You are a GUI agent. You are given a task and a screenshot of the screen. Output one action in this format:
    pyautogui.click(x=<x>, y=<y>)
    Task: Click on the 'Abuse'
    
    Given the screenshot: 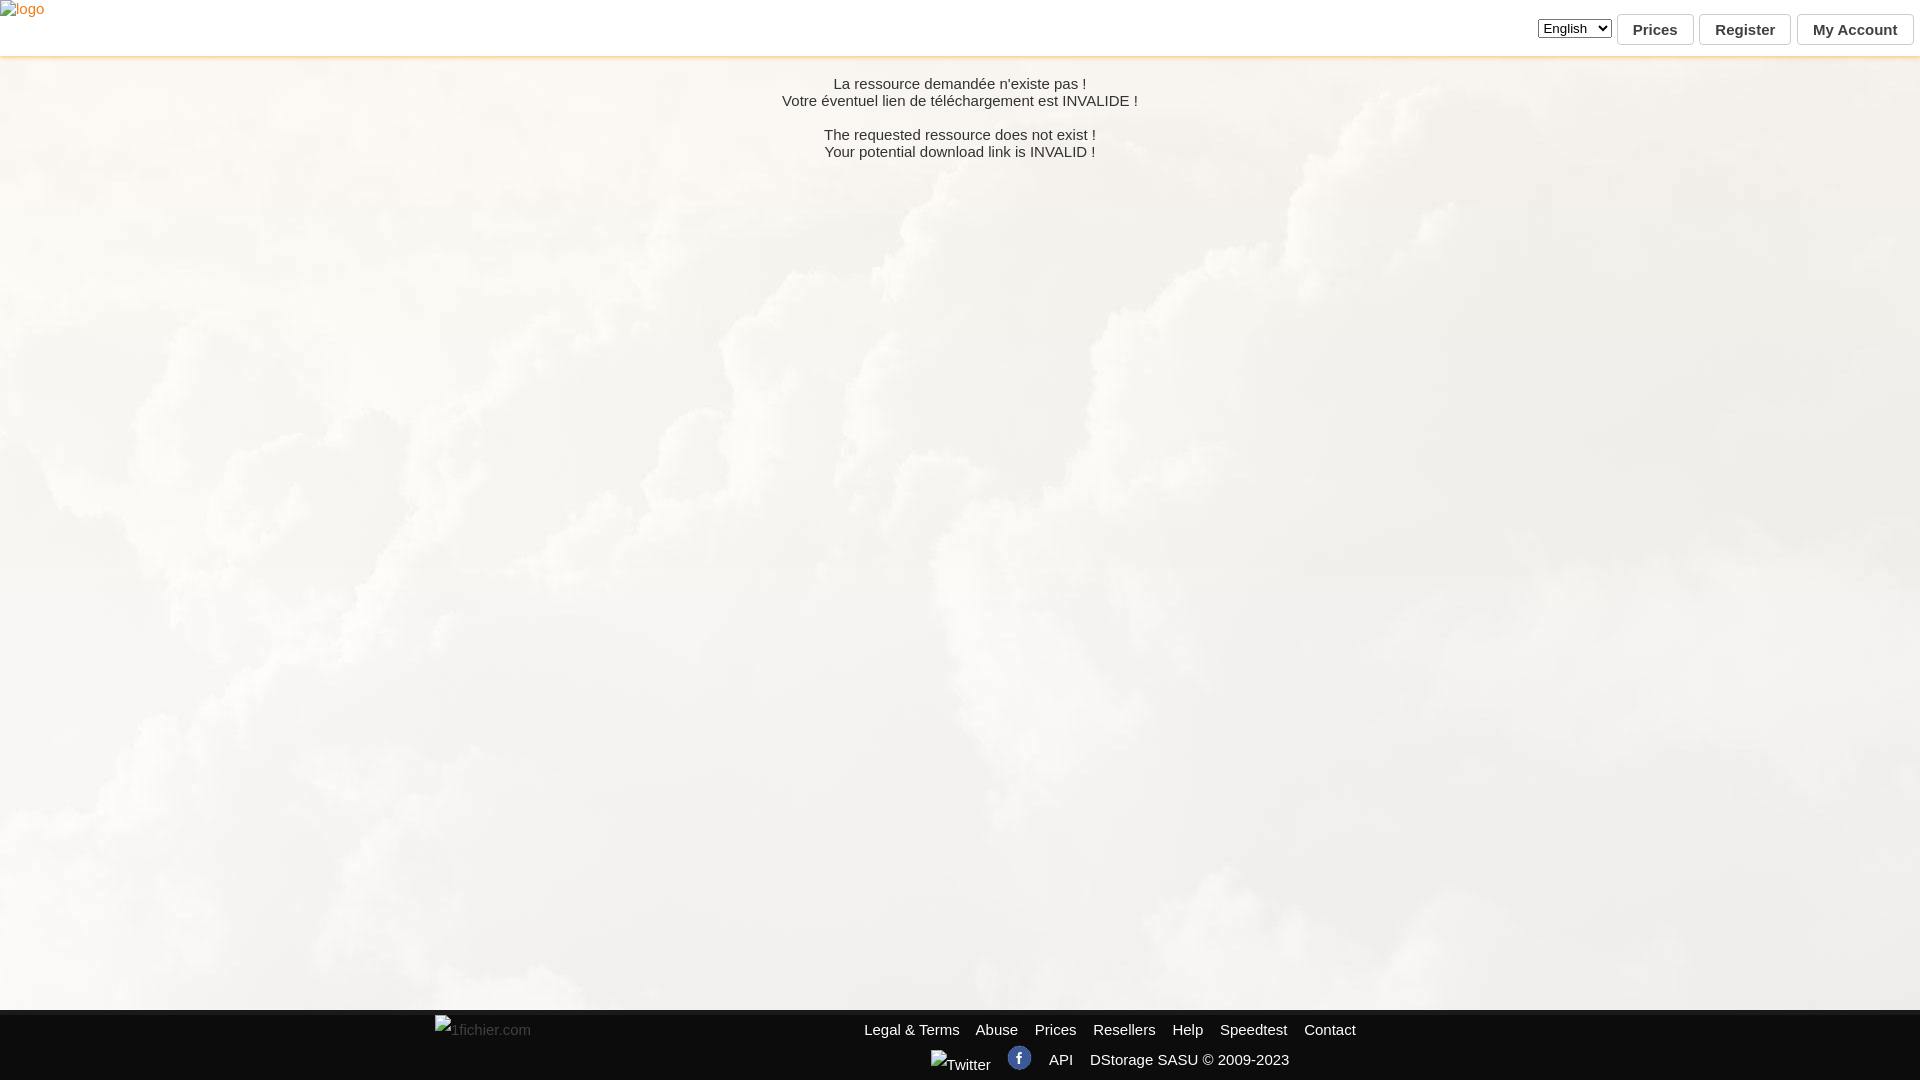 What is the action you would take?
    pyautogui.click(x=975, y=1029)
    